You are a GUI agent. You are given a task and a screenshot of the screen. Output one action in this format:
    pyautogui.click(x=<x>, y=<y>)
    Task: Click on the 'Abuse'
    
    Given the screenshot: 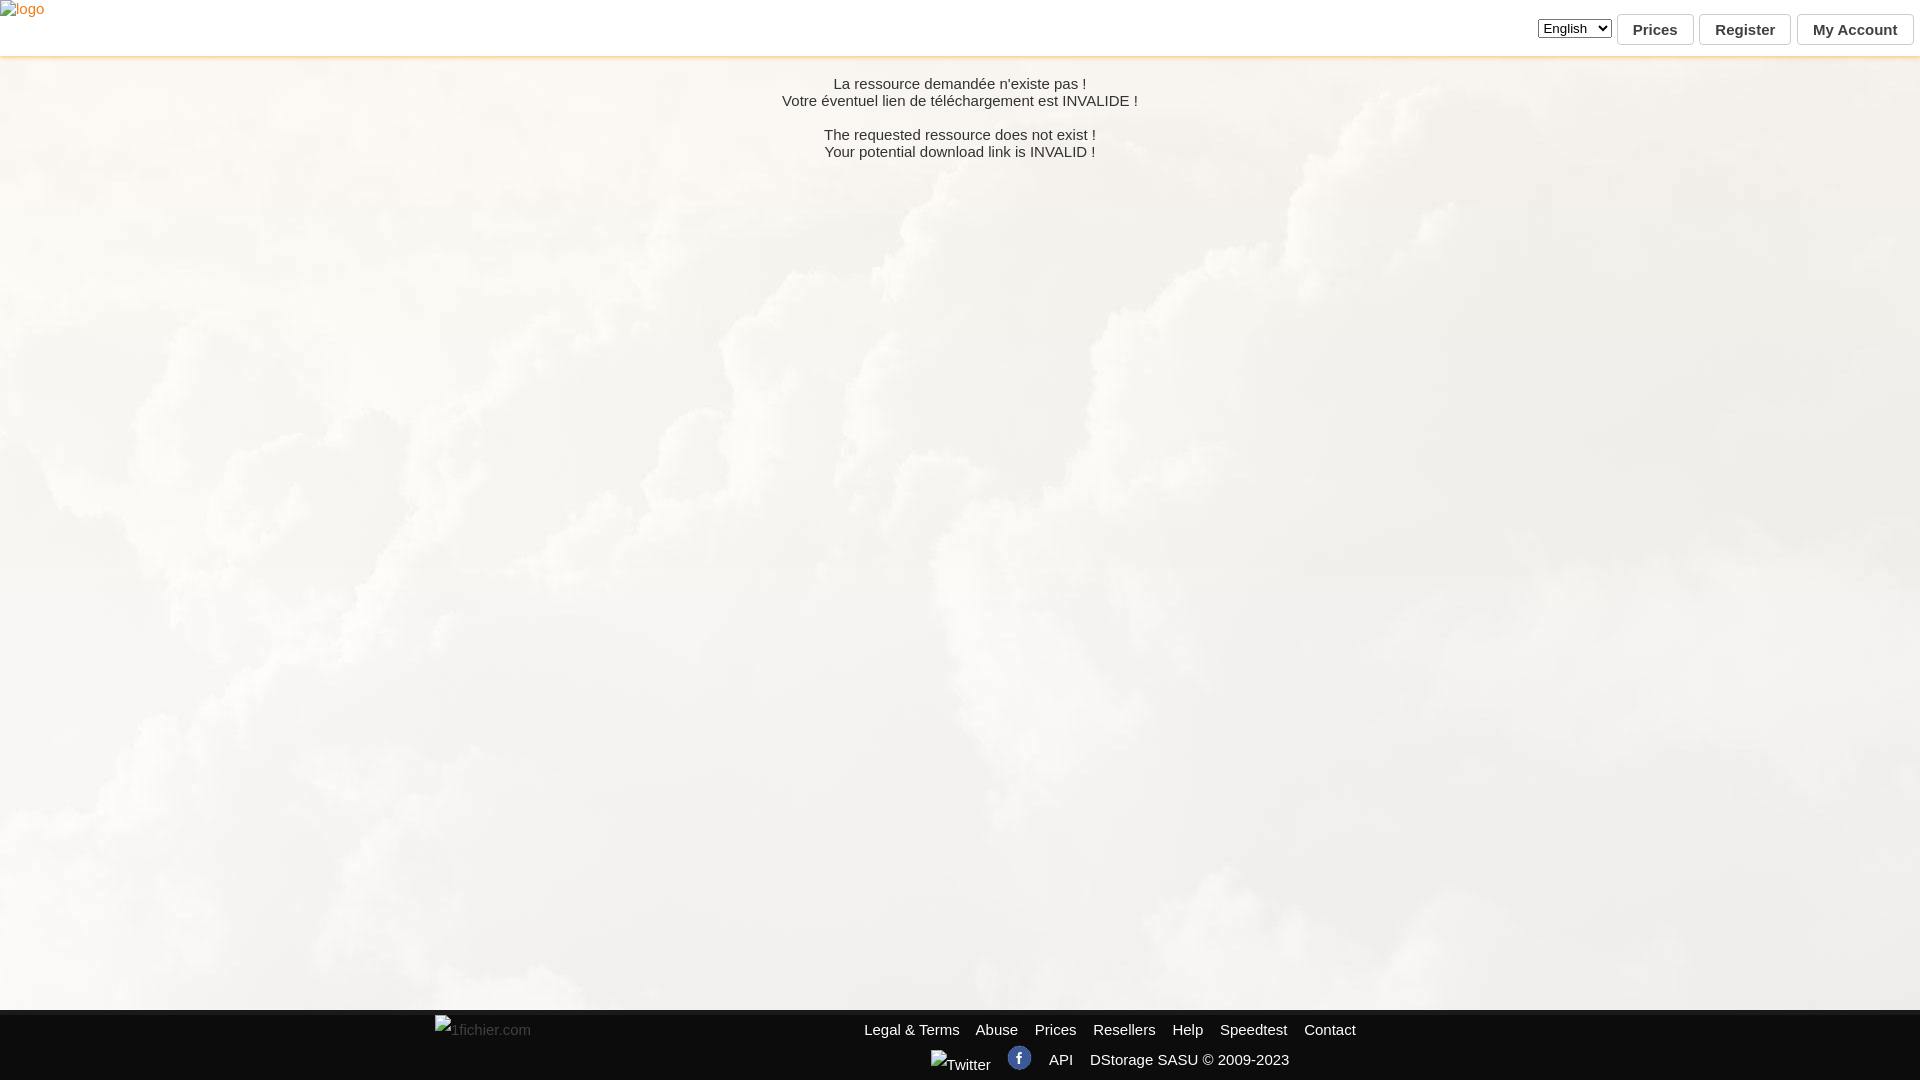 What is the action you would take?
    pyautogui.click(x=975, y=1029)
    